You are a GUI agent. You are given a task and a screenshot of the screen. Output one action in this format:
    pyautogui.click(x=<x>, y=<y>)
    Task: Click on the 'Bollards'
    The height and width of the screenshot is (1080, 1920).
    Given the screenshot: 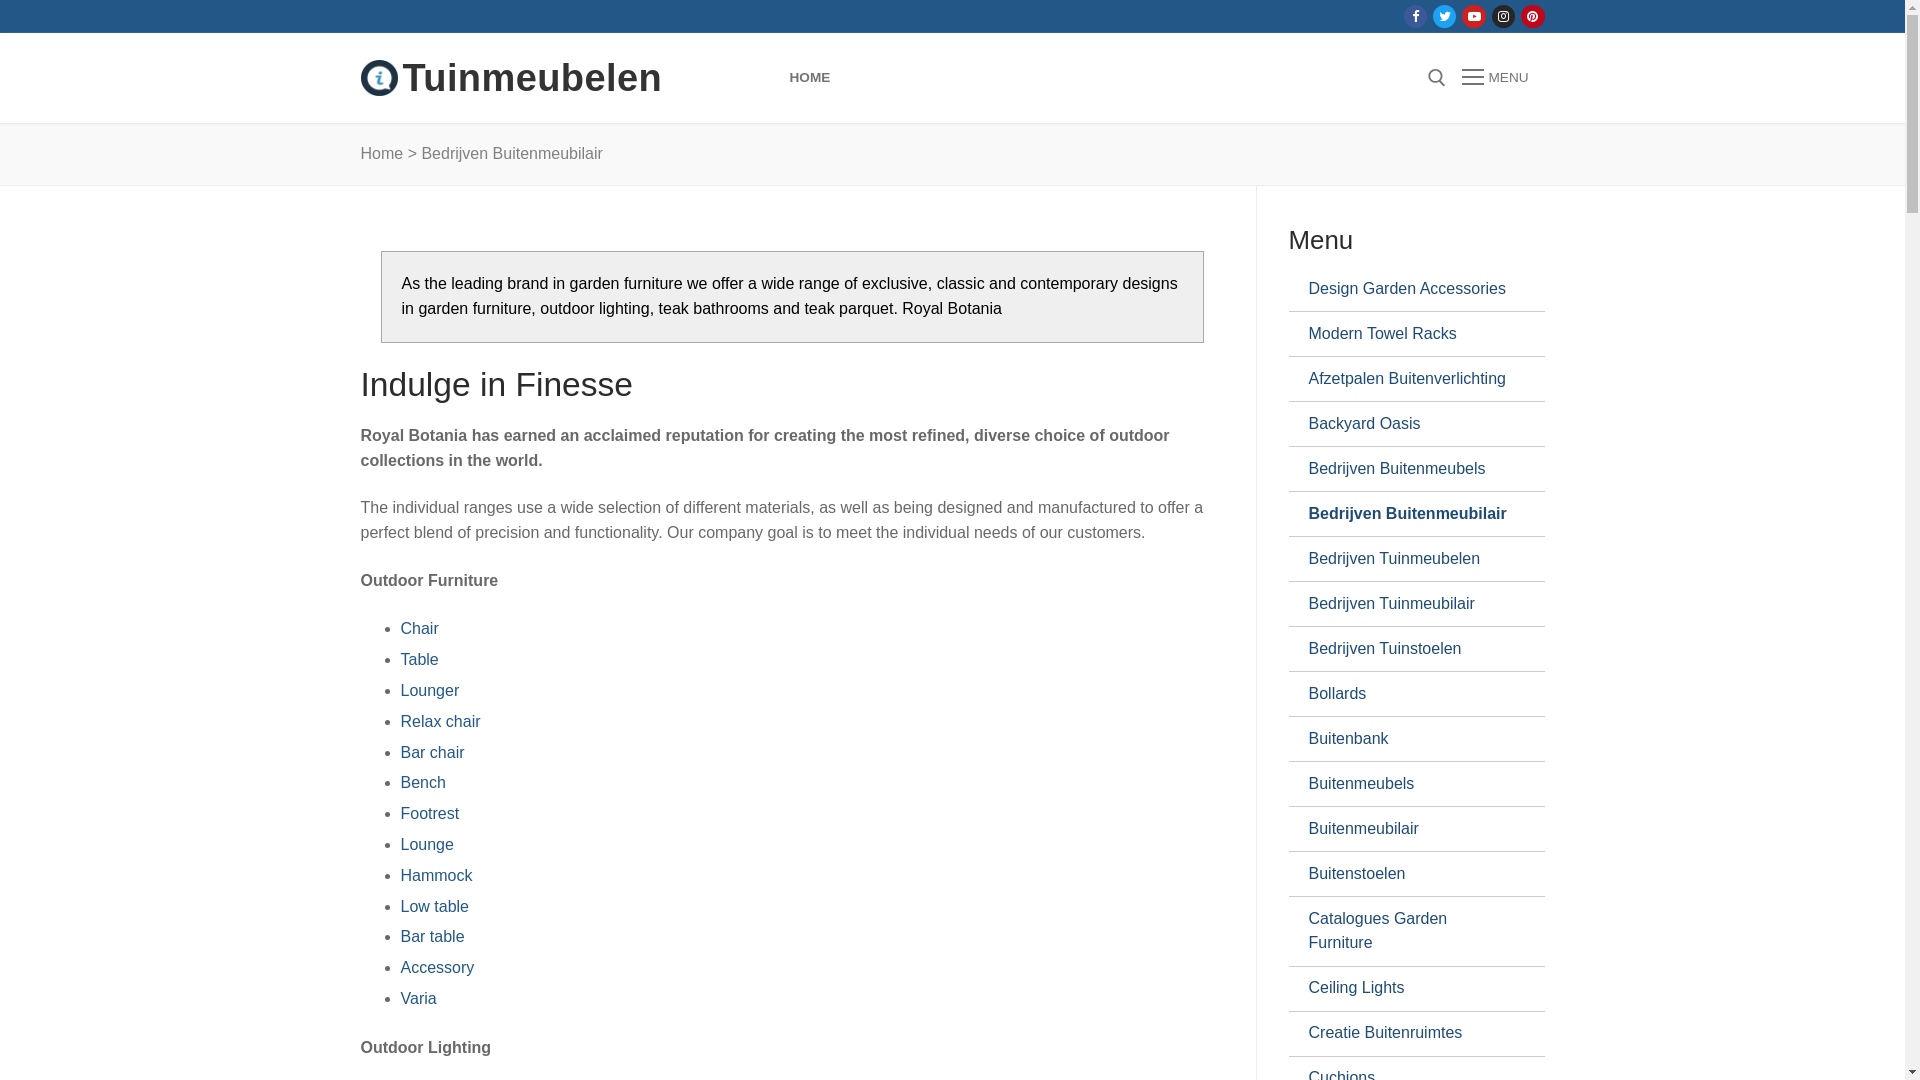 What is the action you would take?
    pyautogui.click(x=1406, y=693)
    